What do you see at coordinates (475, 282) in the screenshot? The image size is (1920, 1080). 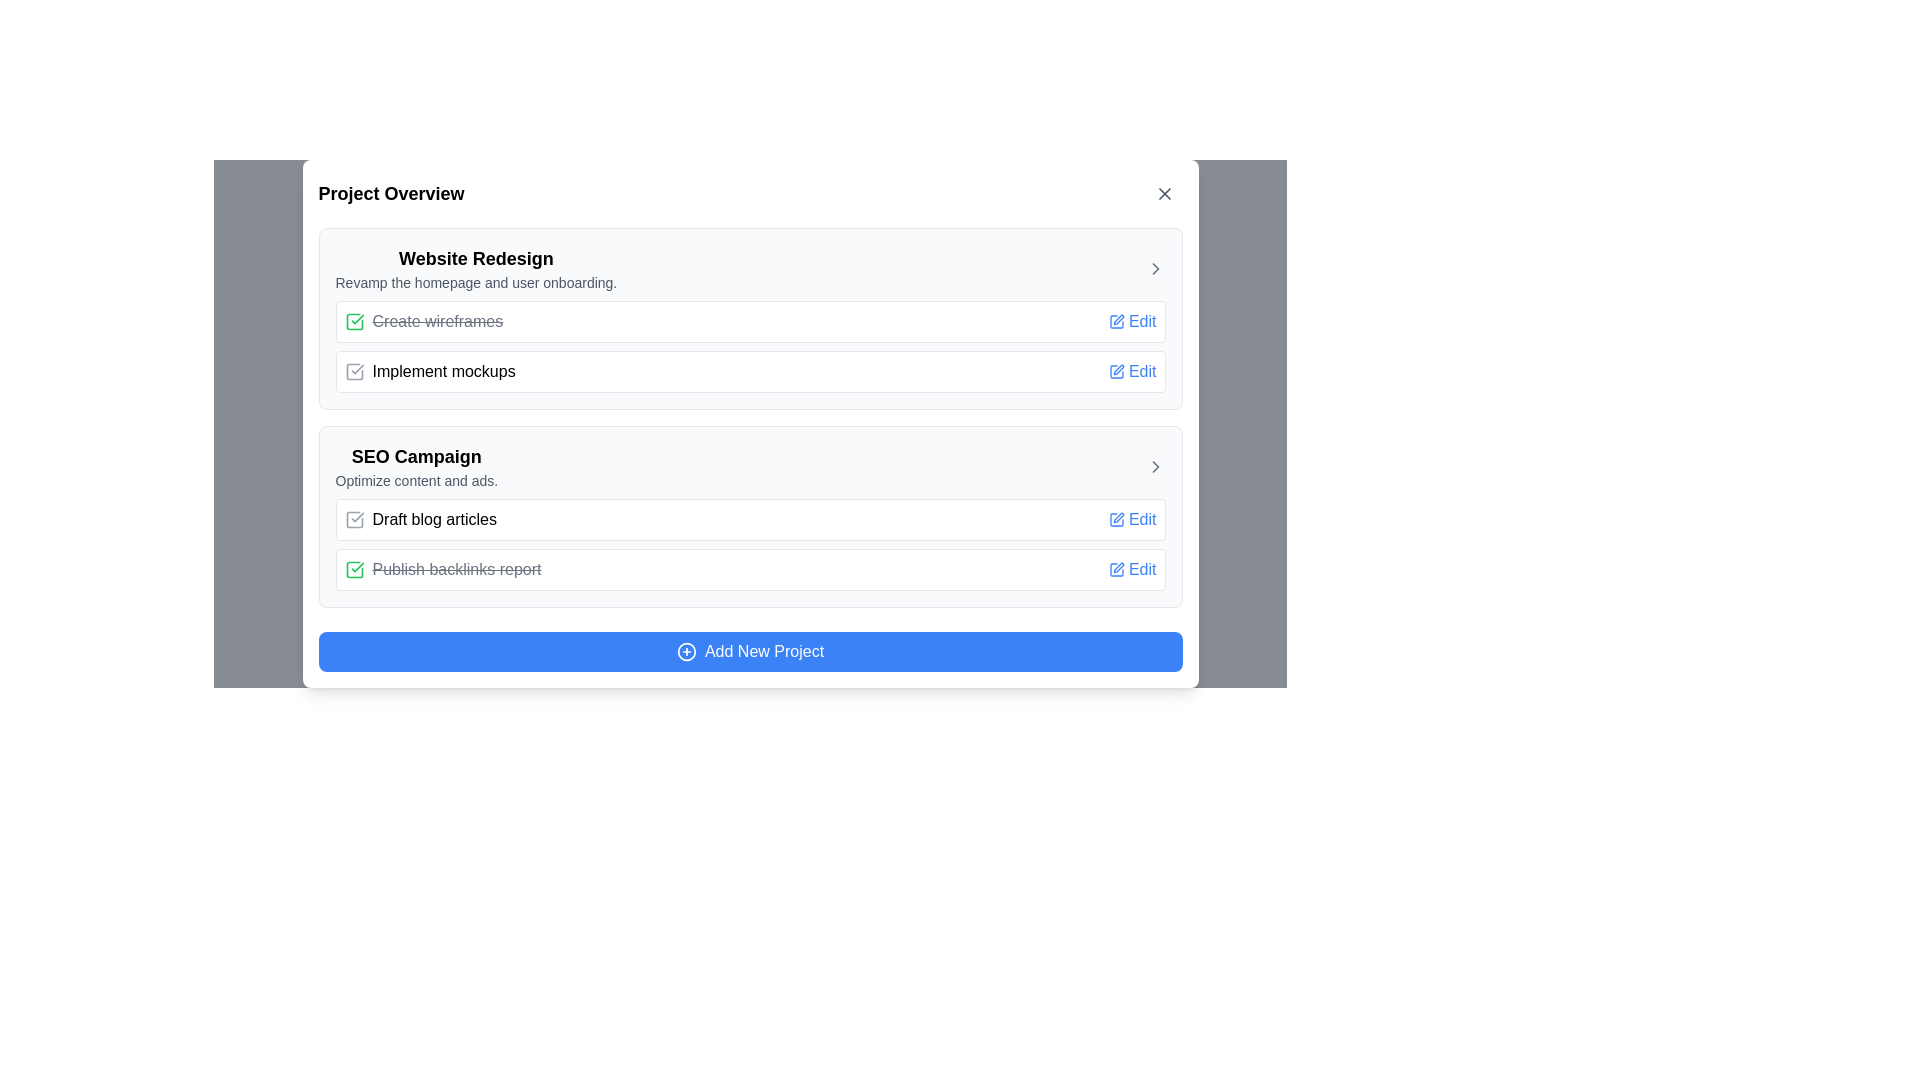 I see `descriptive text located in the task card labeled 'Website Redesign', which is styled in a smaller font size and light gray color, positioned beneath the title text 'Website Redesign'` at bounding box center [475, 282].